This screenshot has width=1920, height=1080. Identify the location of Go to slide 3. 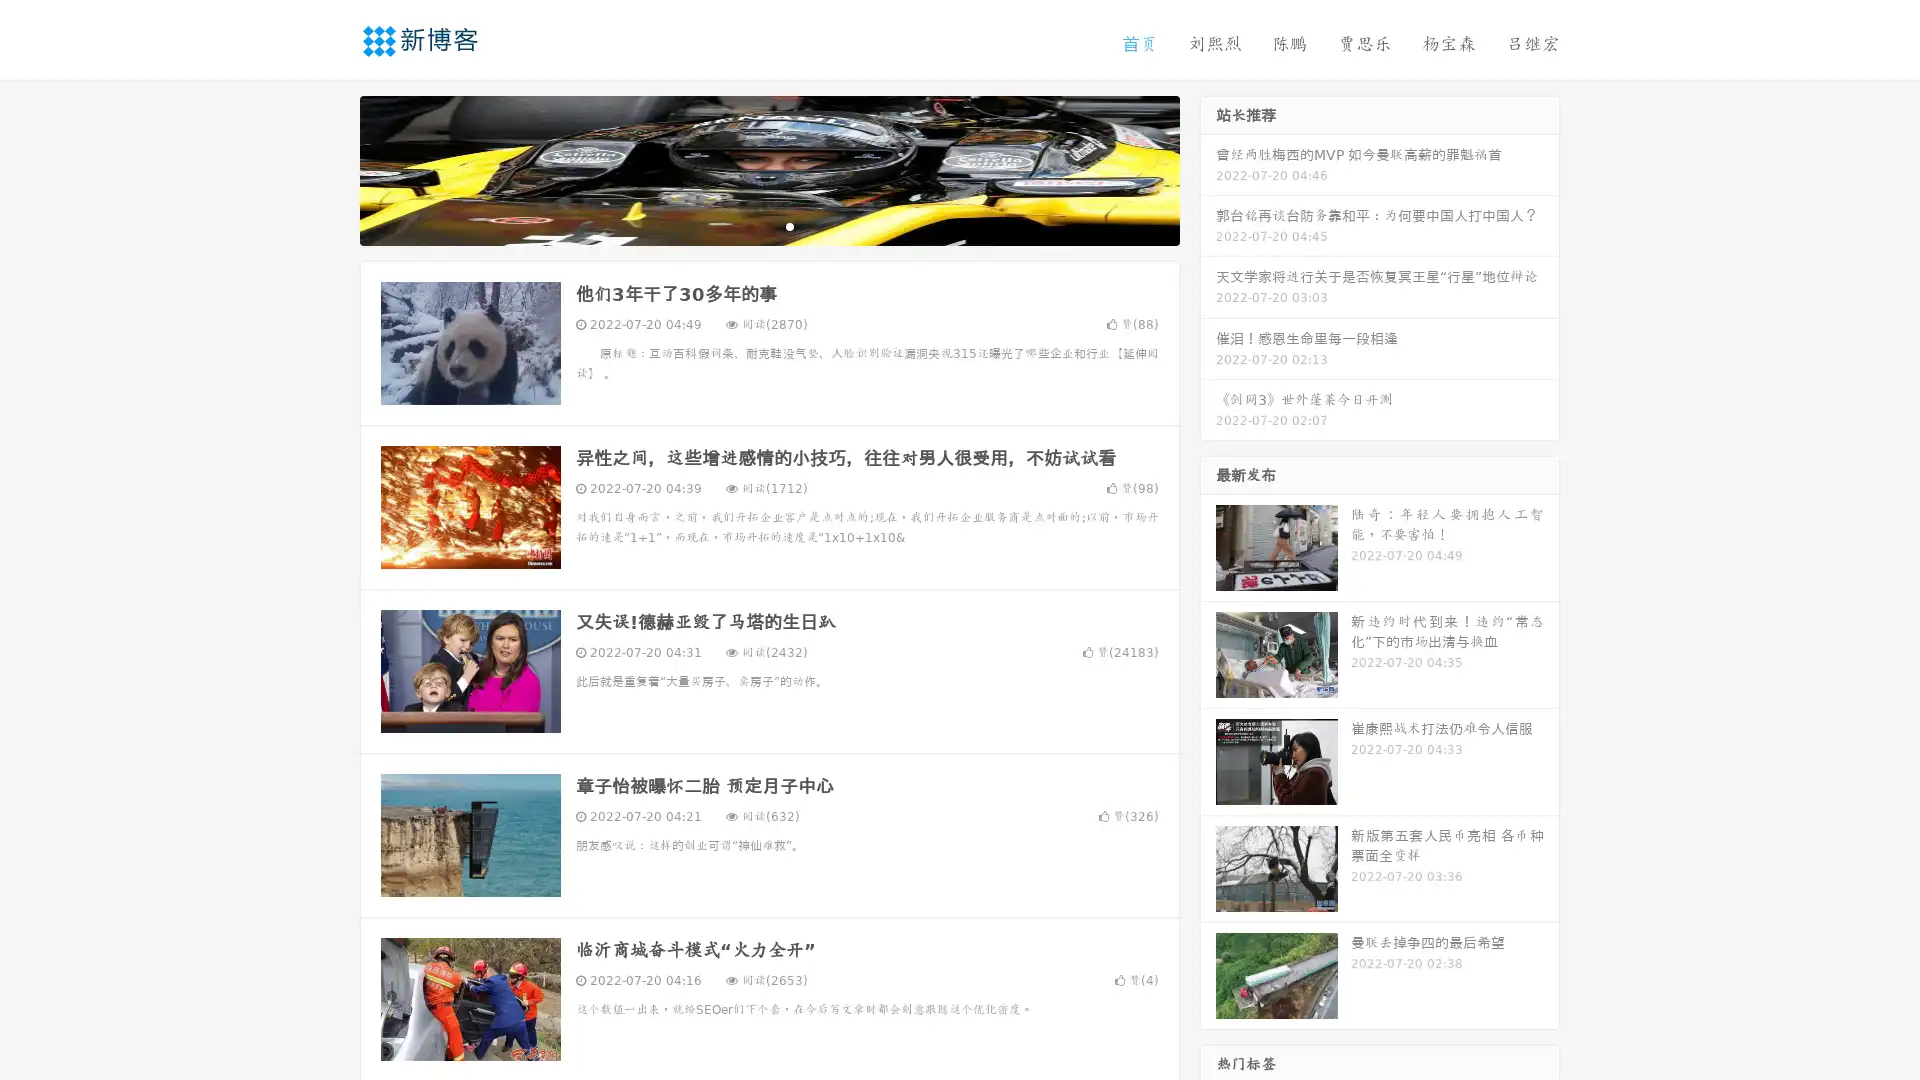
(789, 225).